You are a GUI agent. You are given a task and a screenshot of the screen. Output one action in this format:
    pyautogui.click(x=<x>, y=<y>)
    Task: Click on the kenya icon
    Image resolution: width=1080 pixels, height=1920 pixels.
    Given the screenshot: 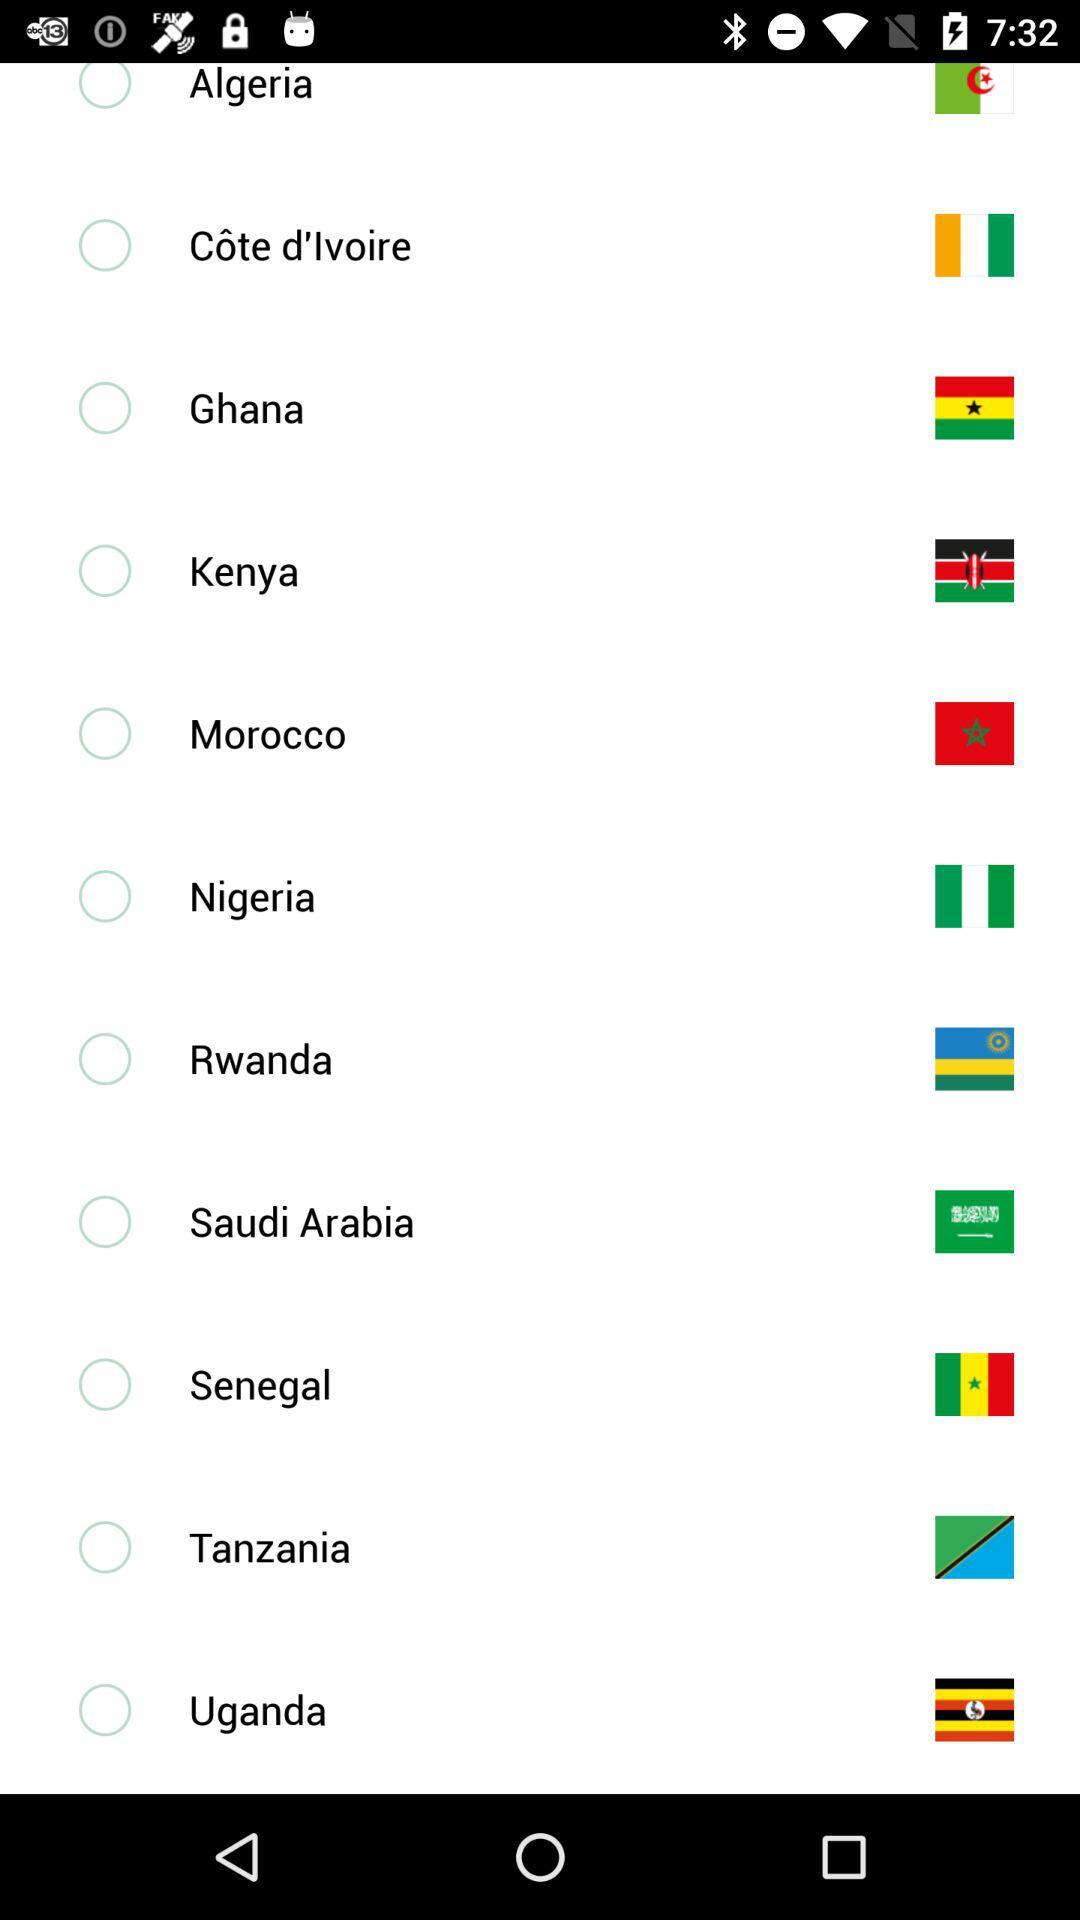 What is the action you would take?
    pyautogui.click(x=528, y=569)
    